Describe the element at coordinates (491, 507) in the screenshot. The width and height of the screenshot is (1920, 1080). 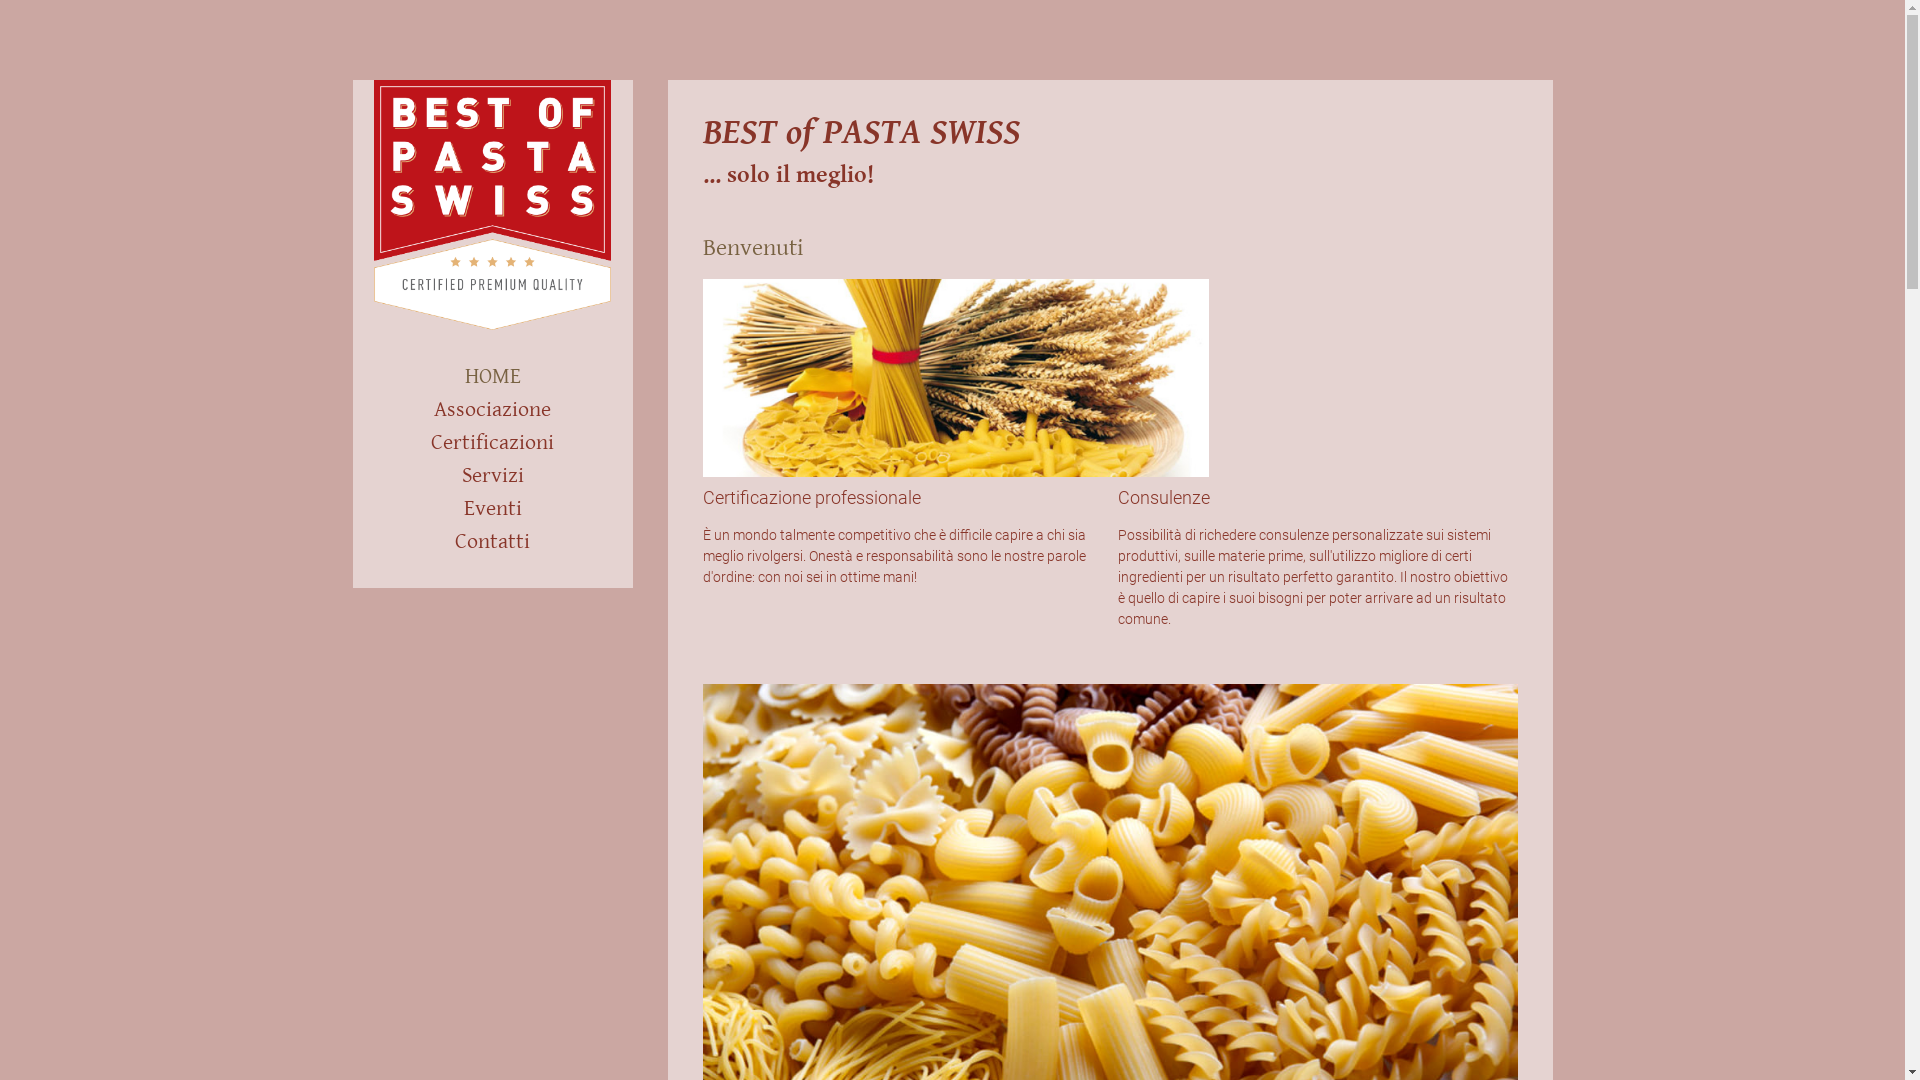
I see `'Eventi'` at that location.